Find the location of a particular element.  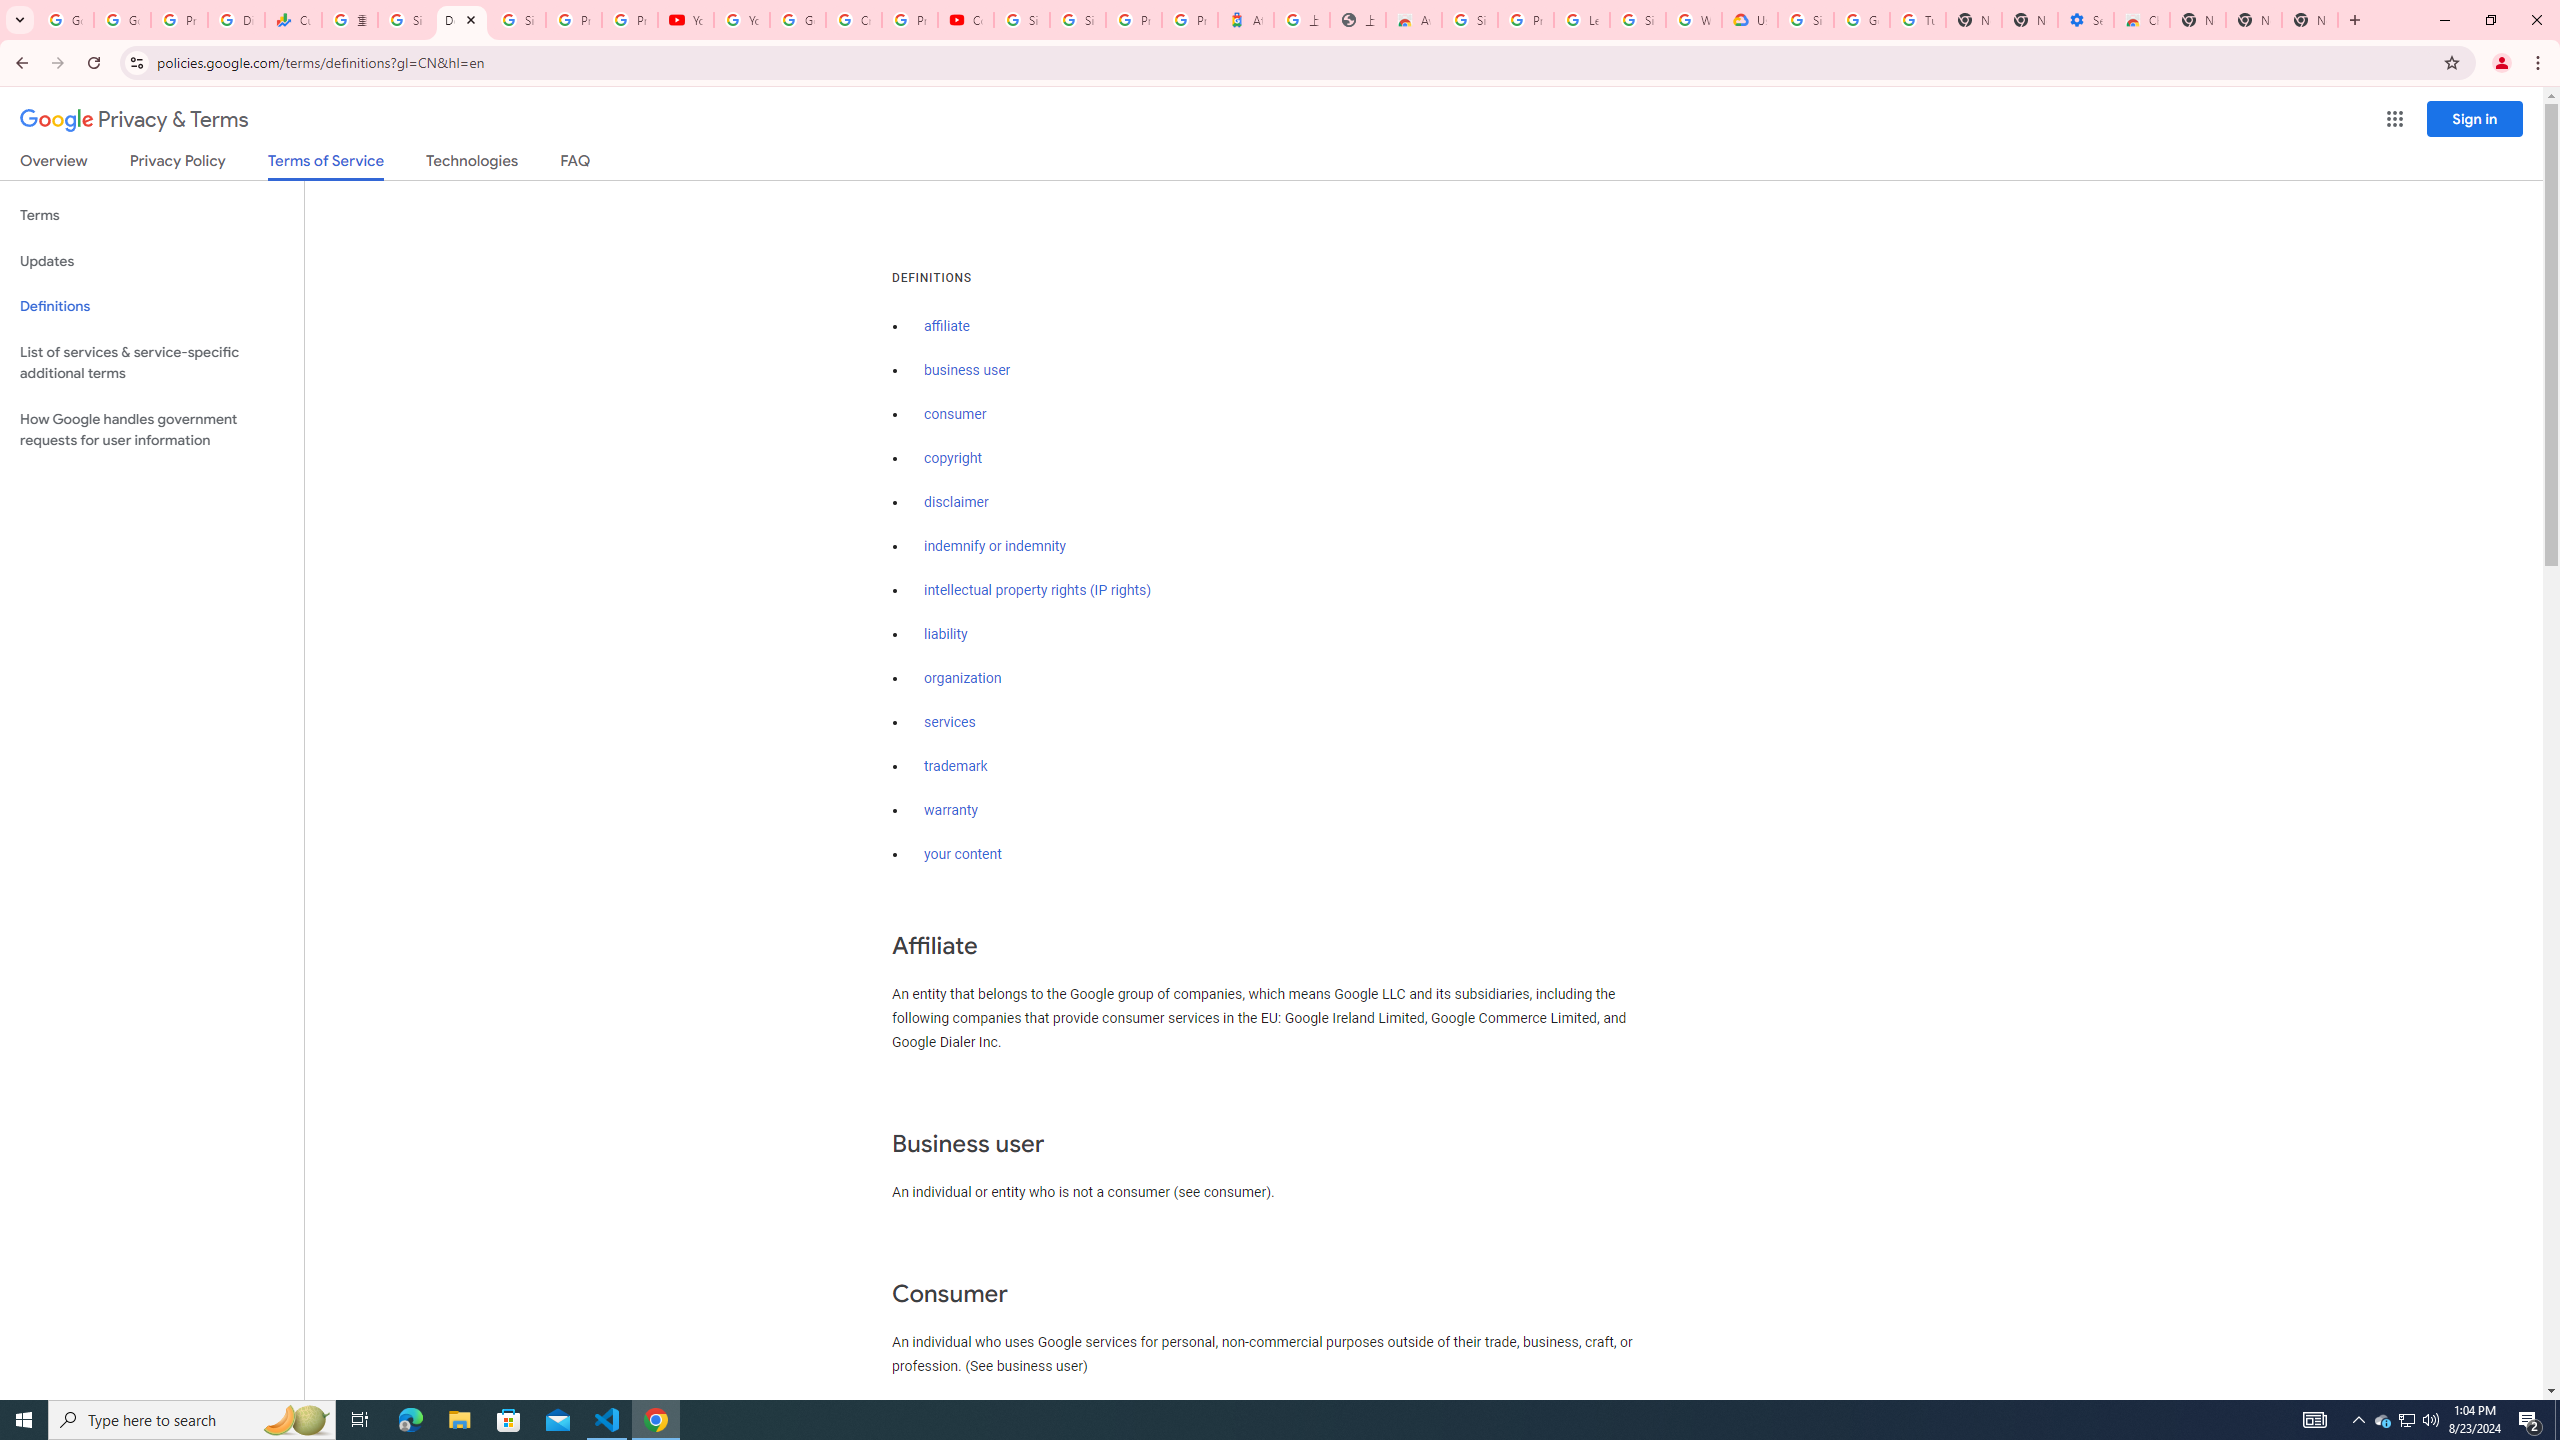

'intellectual property rights (IP rights)' is located at coordinates (1038, 590).